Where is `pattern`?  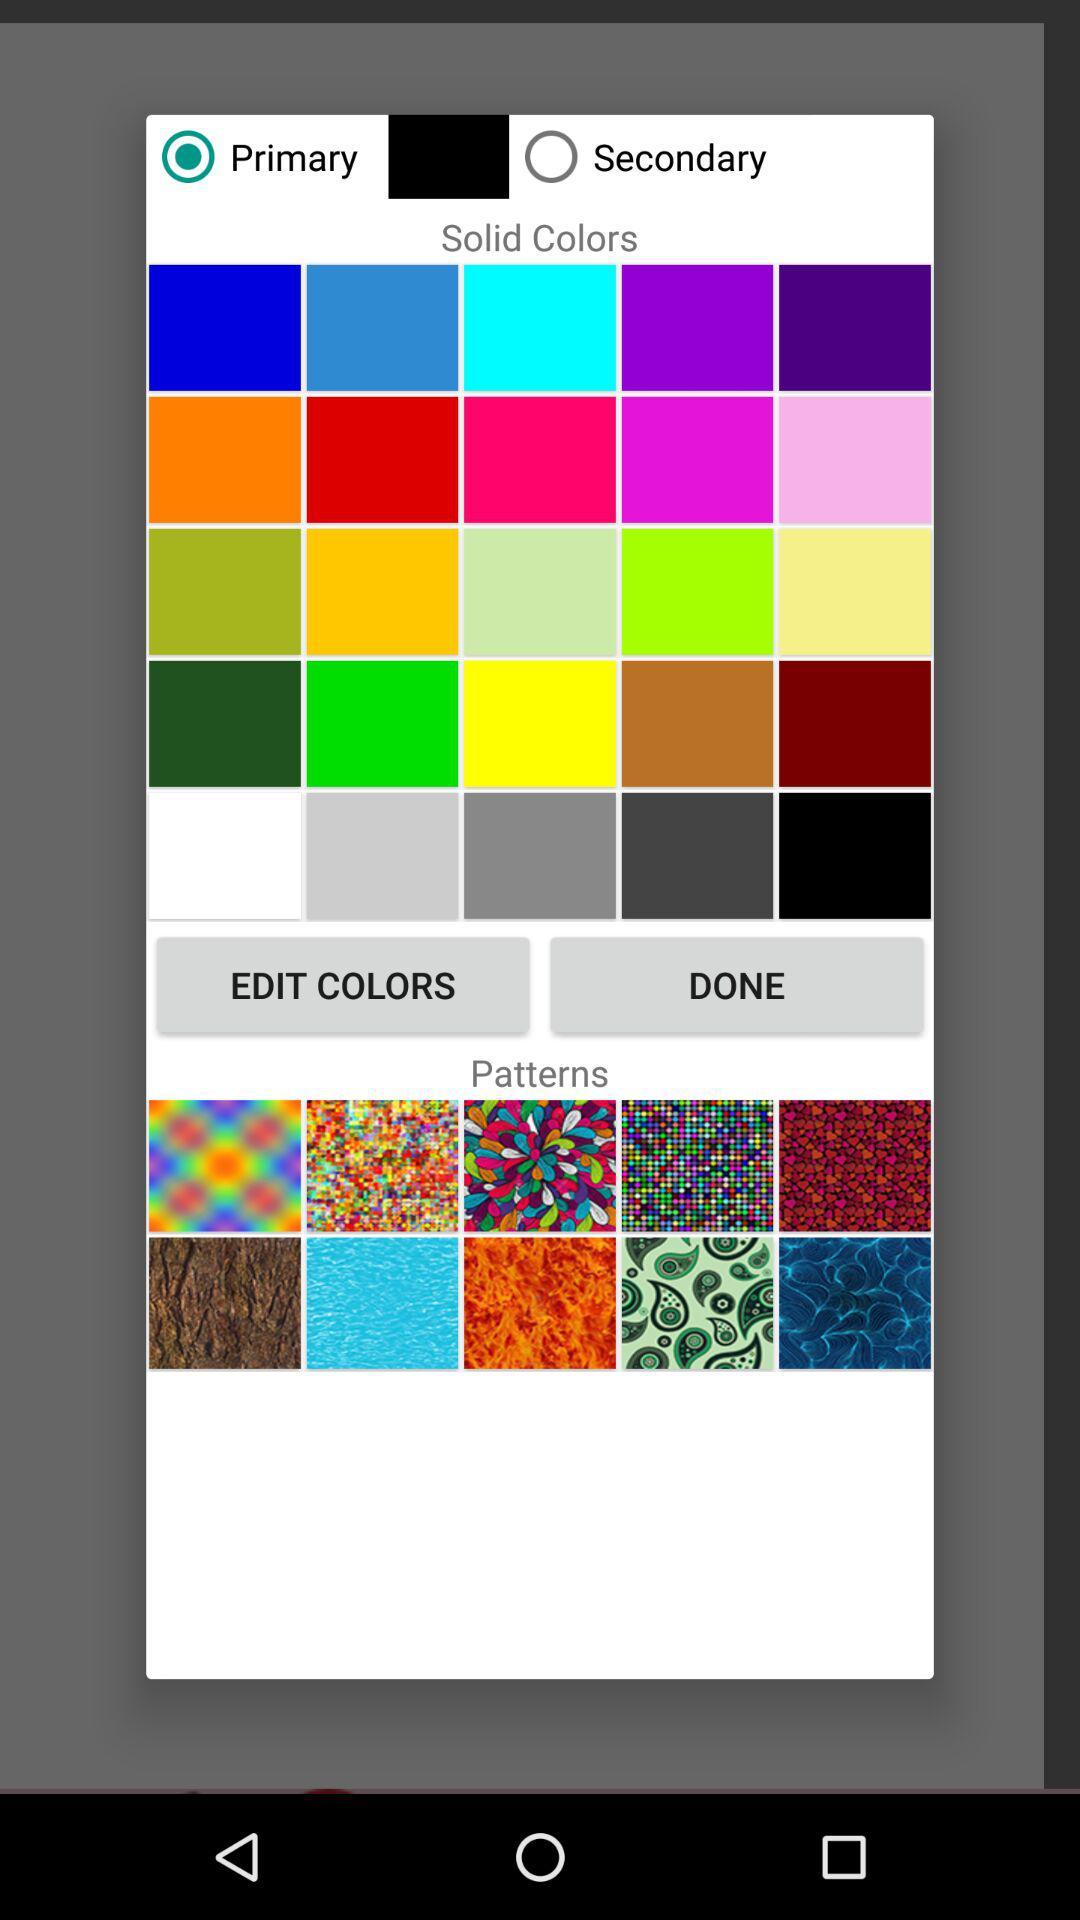 pattern is located at coordinates (382, 1165).